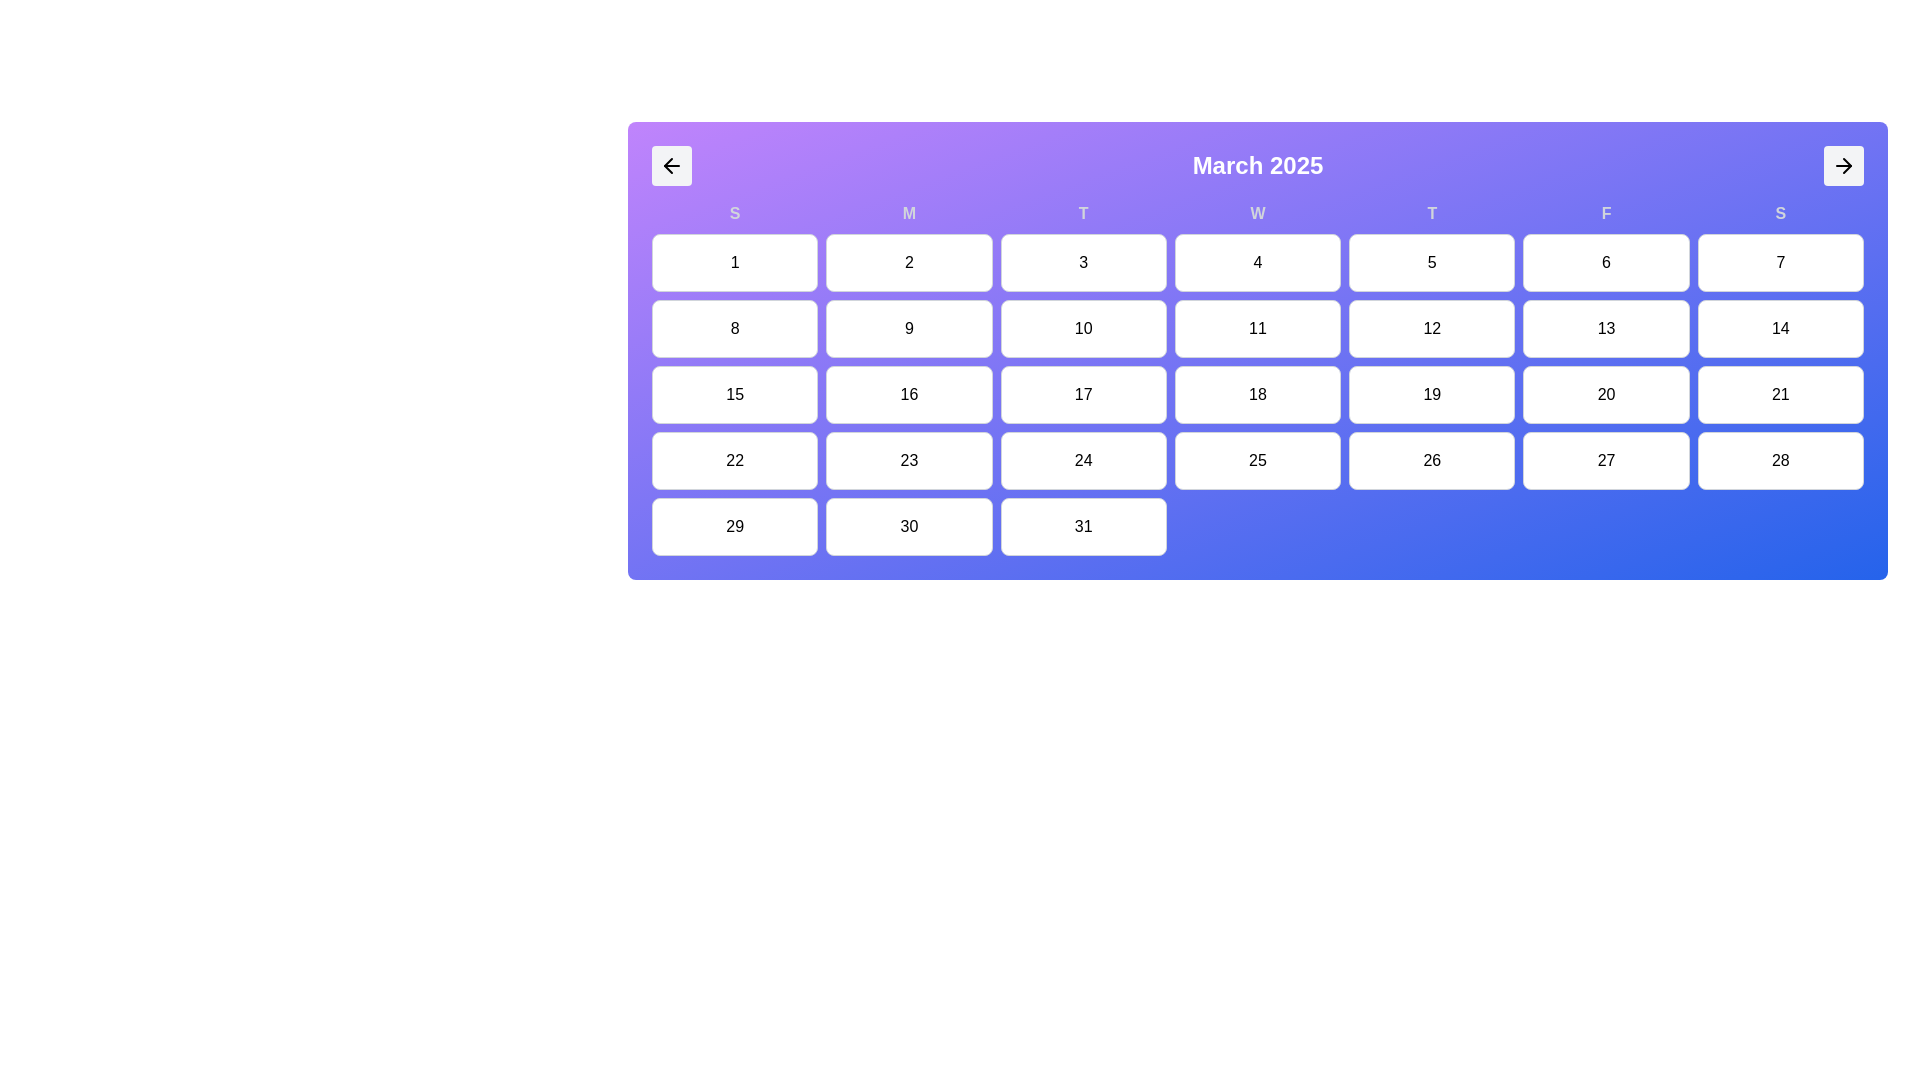 The image size is (1920, 1080). I want to click on the clickable calendar grid cell that displays the date '28', so click(1780, 461).